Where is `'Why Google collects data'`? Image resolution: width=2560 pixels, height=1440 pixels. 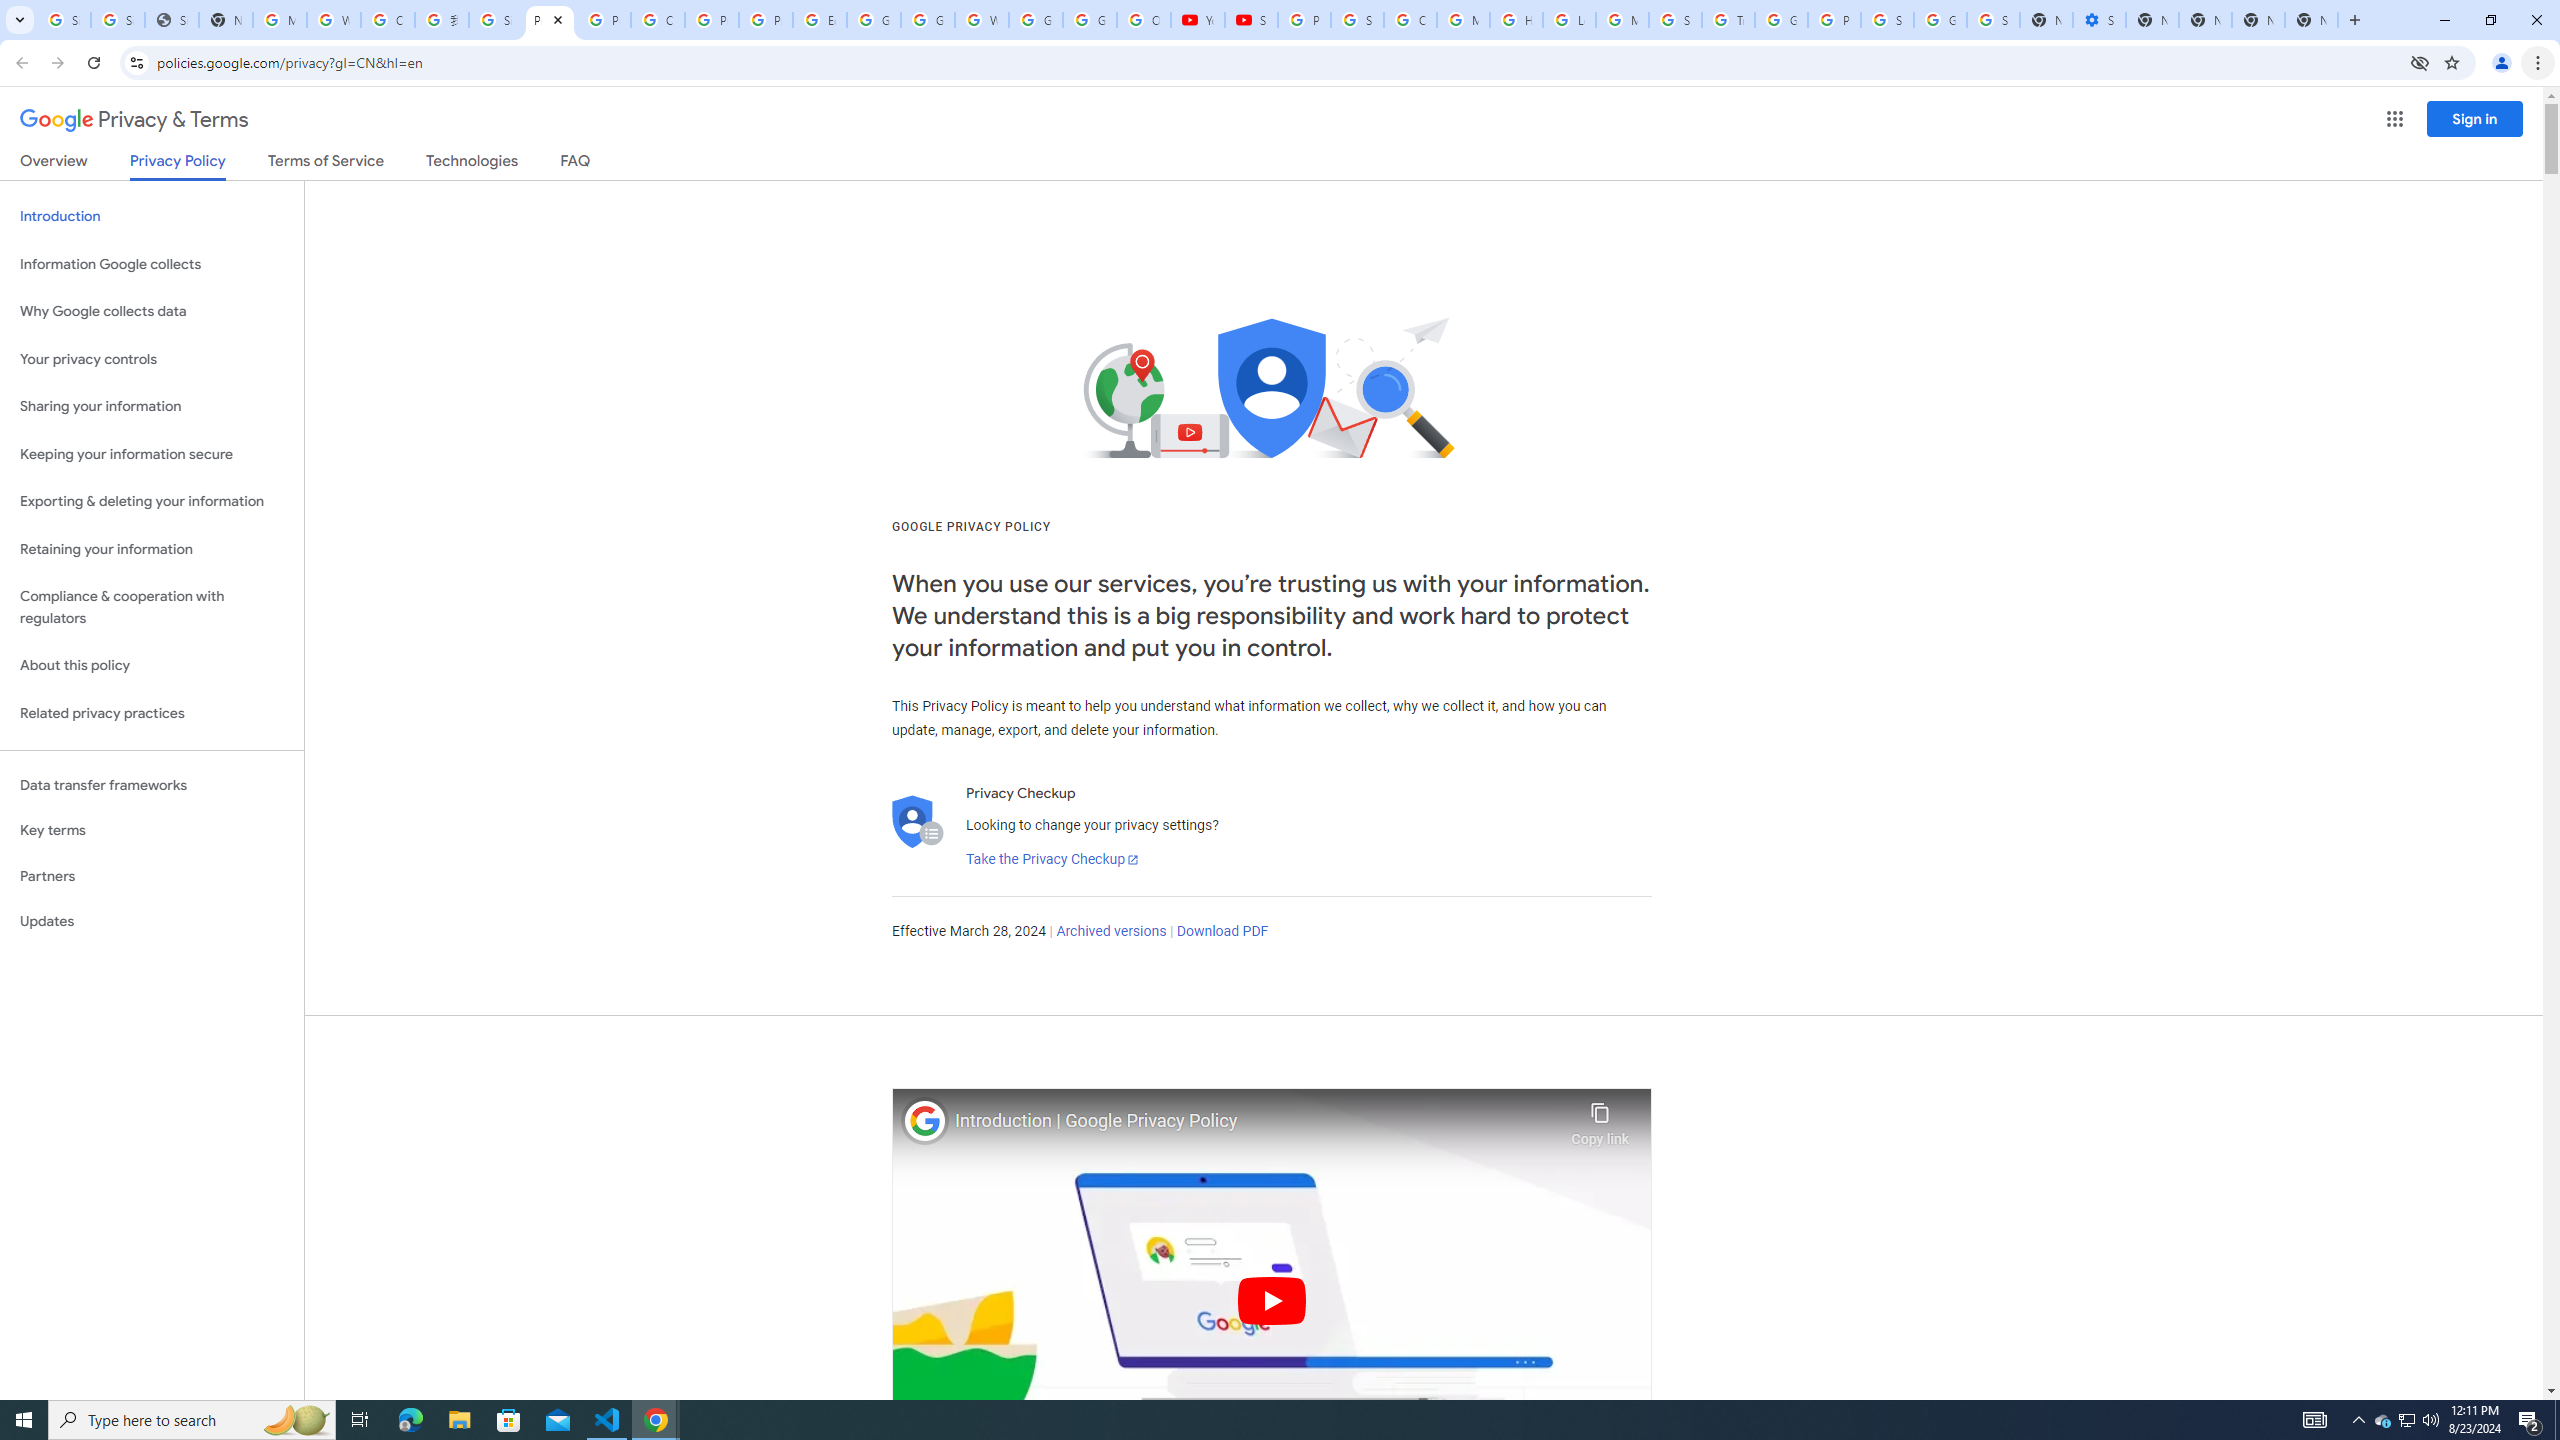 'Why Google collects data' is located at coordinates (151, 310).